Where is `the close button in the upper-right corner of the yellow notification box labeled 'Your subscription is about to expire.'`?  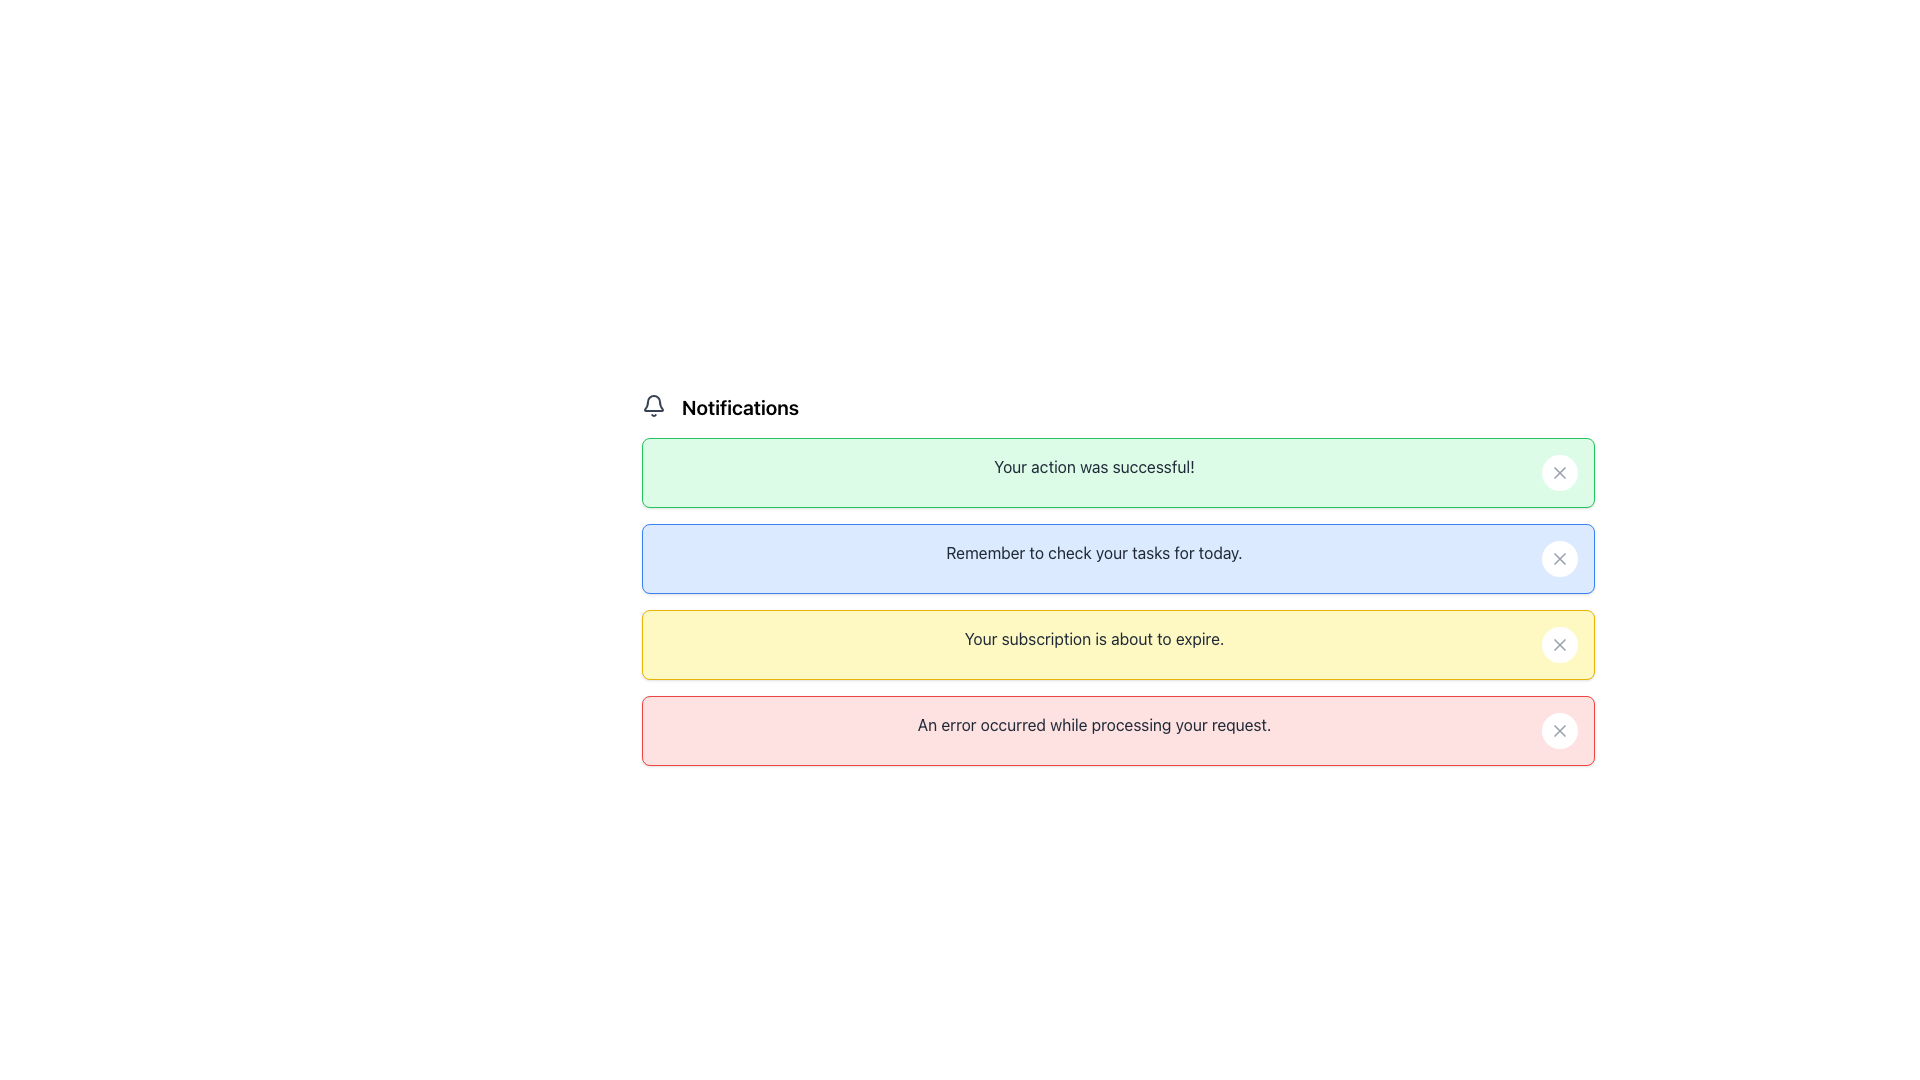 the close button in the upper-right corner of the yellow notification box labeled 'Your subscription is about to expire.' is located at coordinates (1559, 644).